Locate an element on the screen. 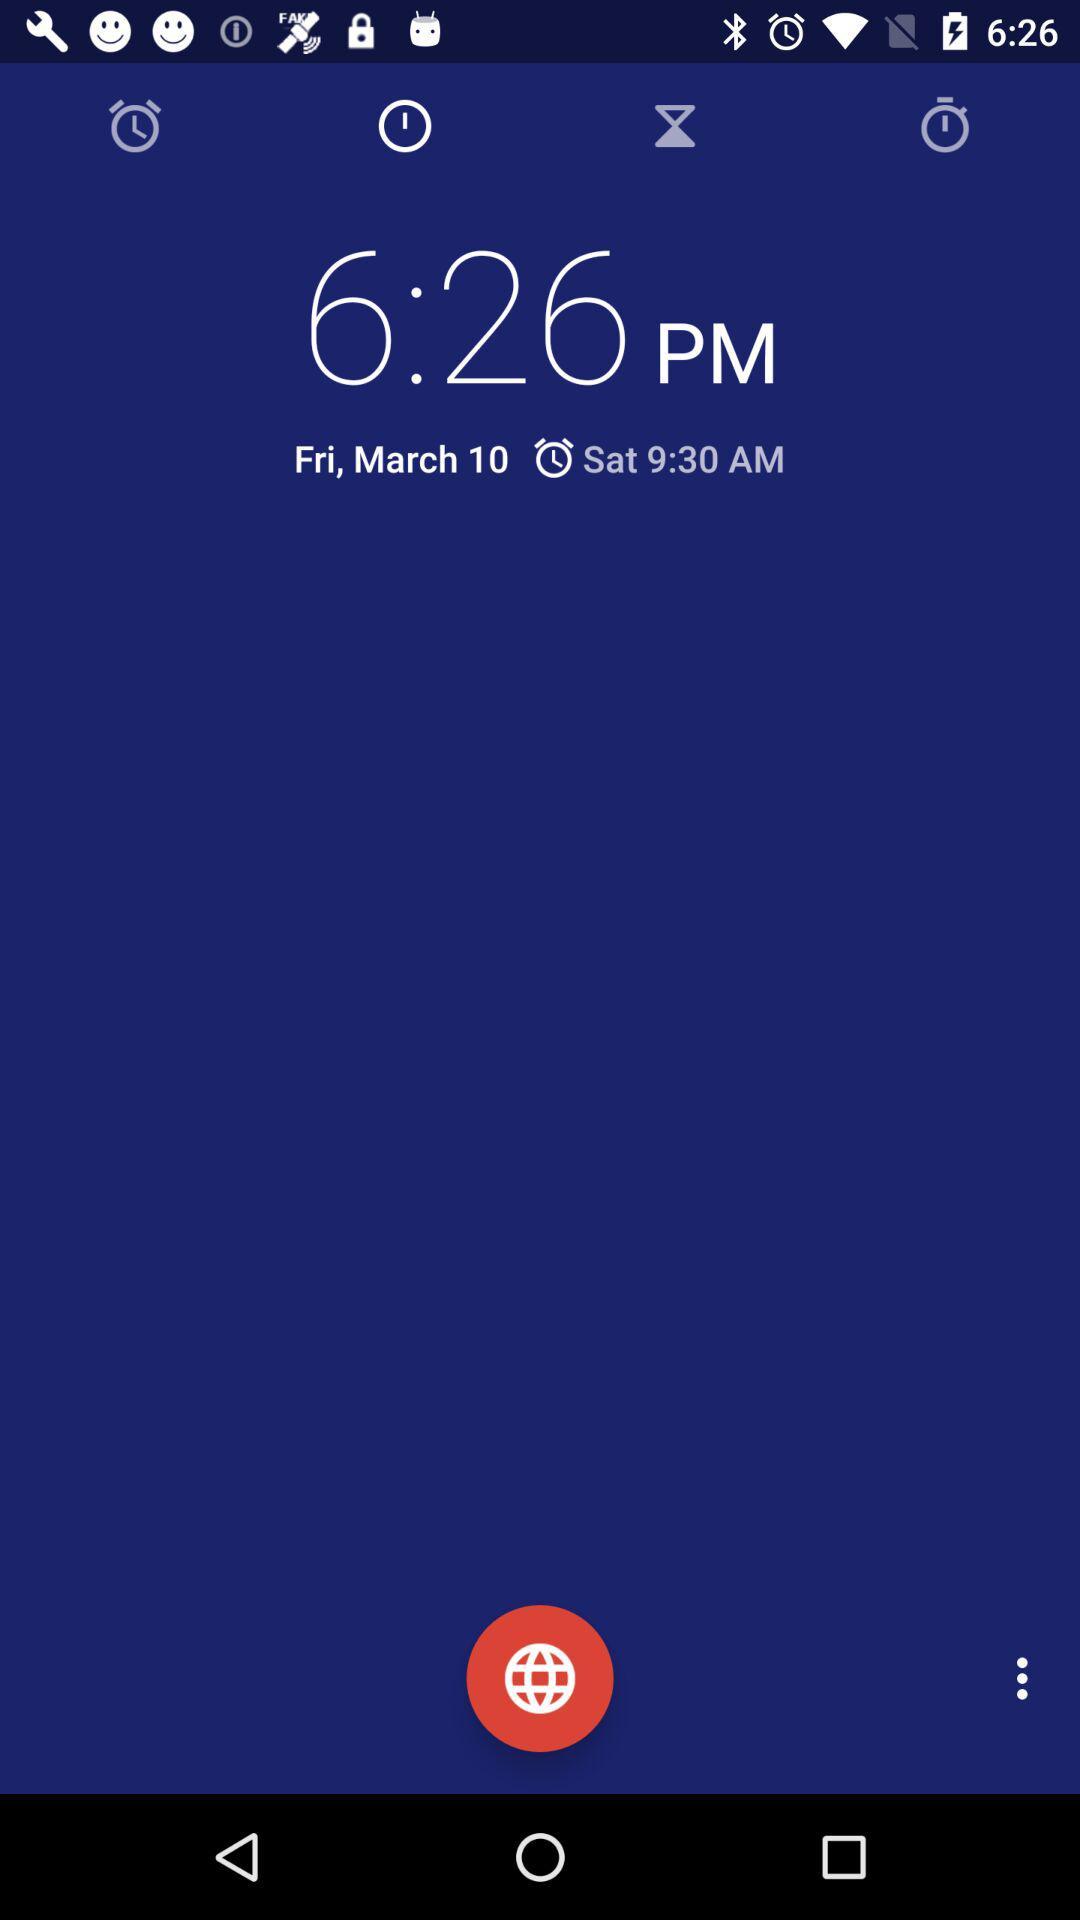 The width and height of the screenshot is (1080, 1920). sat 9 30 item is located at coordinates (657, 457).